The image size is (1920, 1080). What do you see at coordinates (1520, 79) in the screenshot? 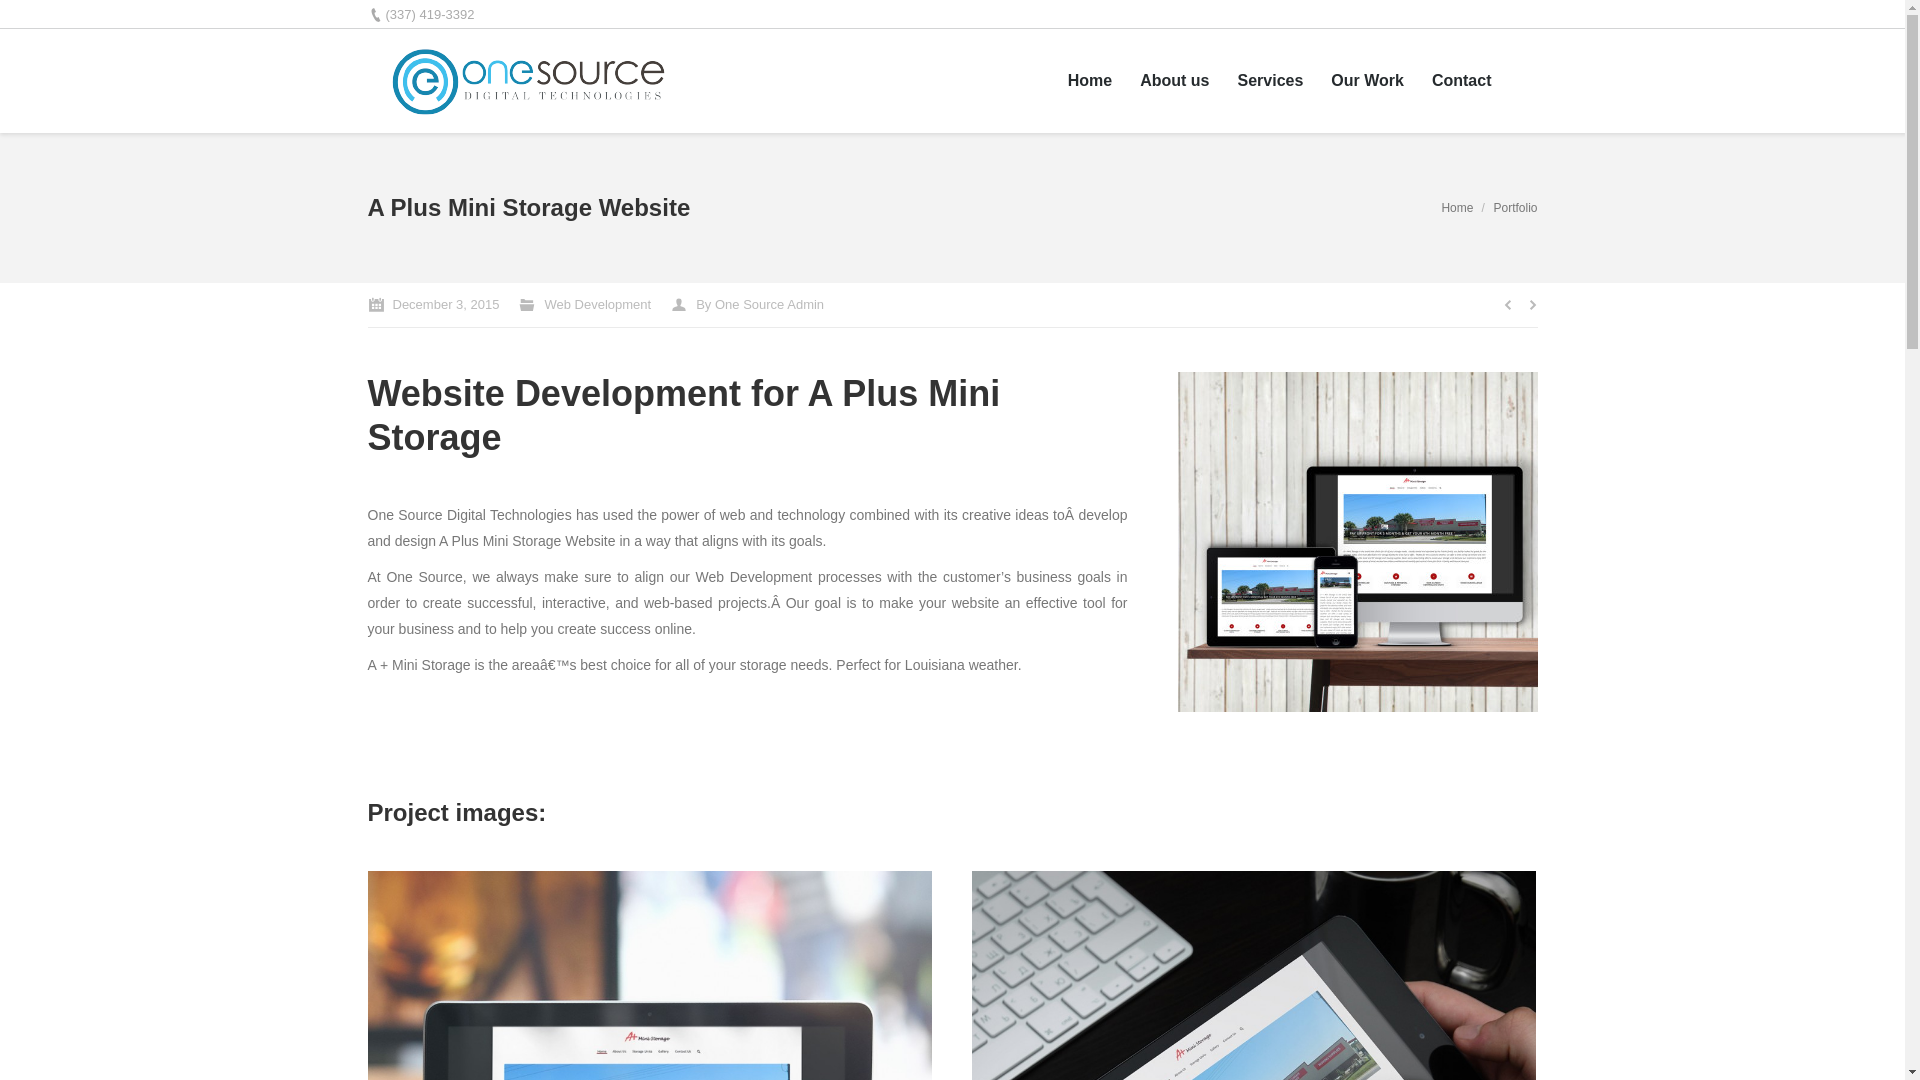
I see `' '` at bounding box center [1520, 79].